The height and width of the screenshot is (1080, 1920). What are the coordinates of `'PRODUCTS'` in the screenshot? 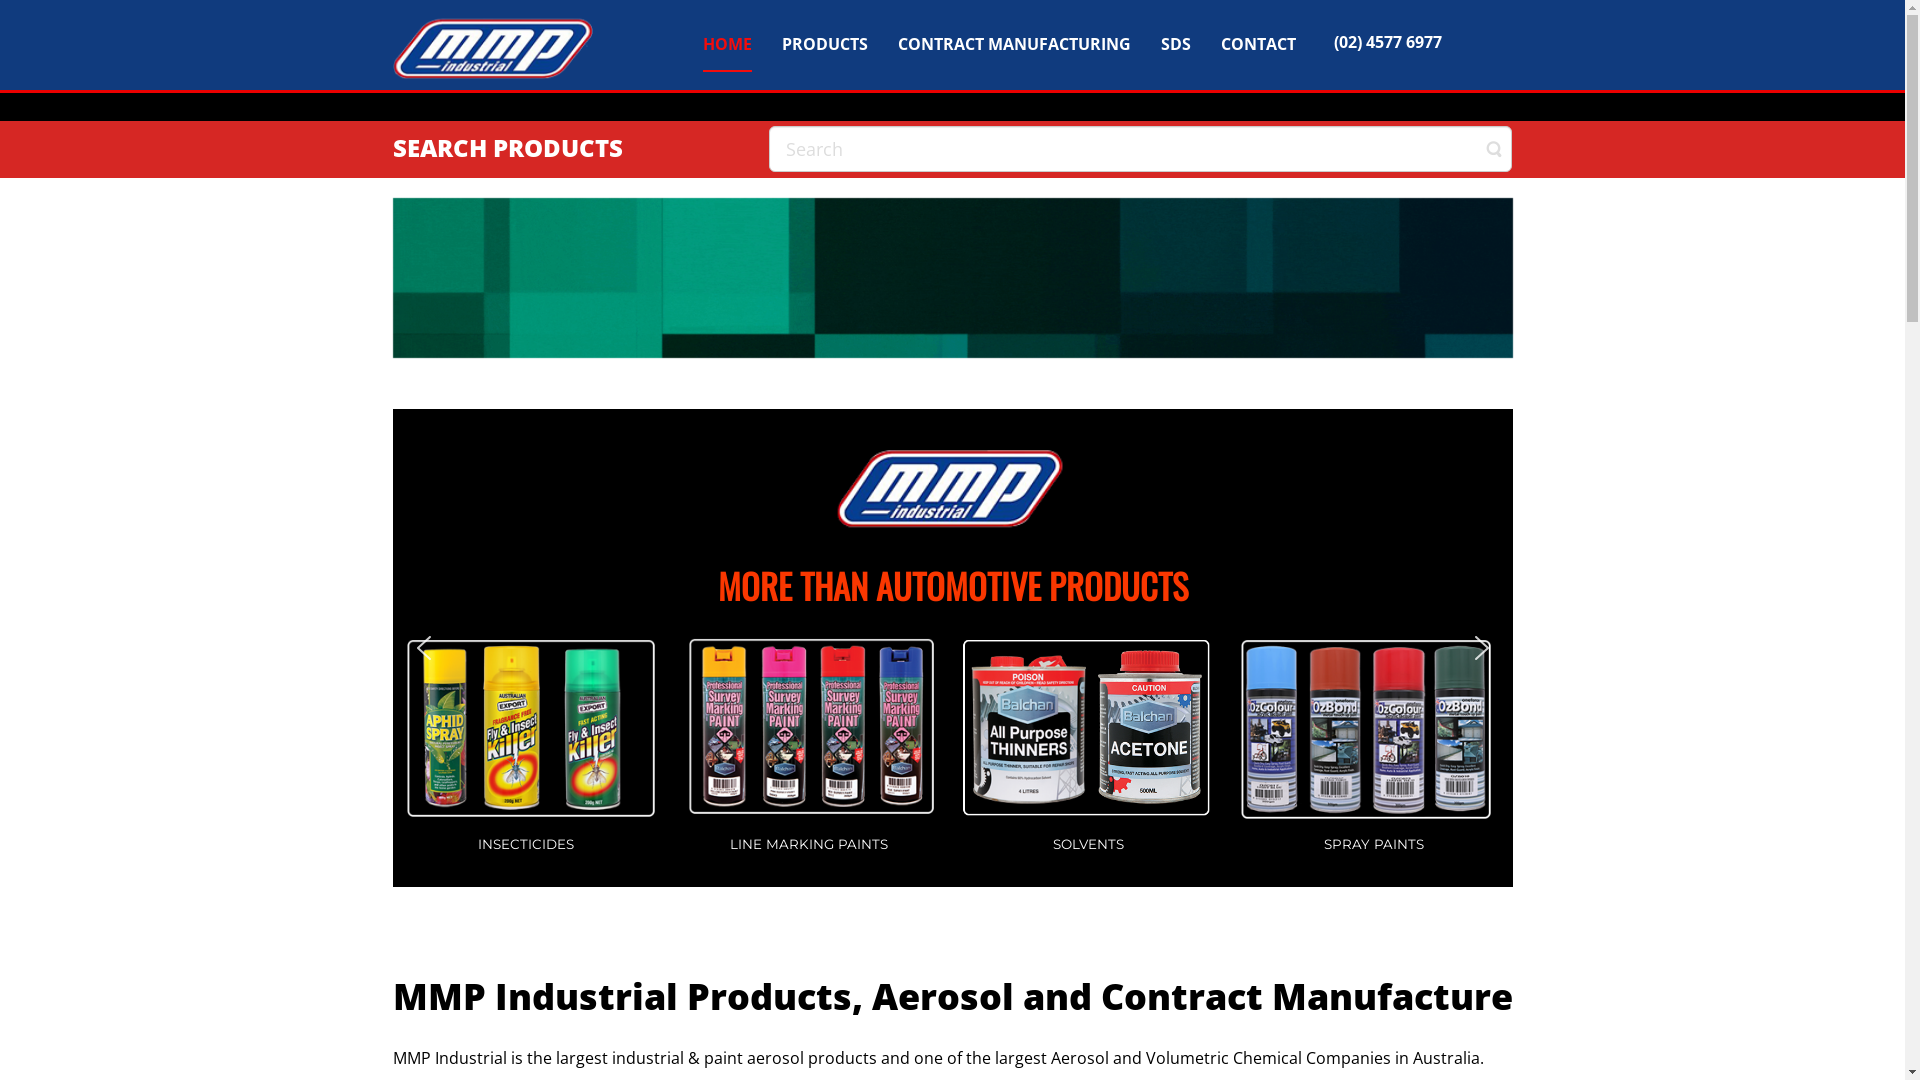 It's located at (781, 41).